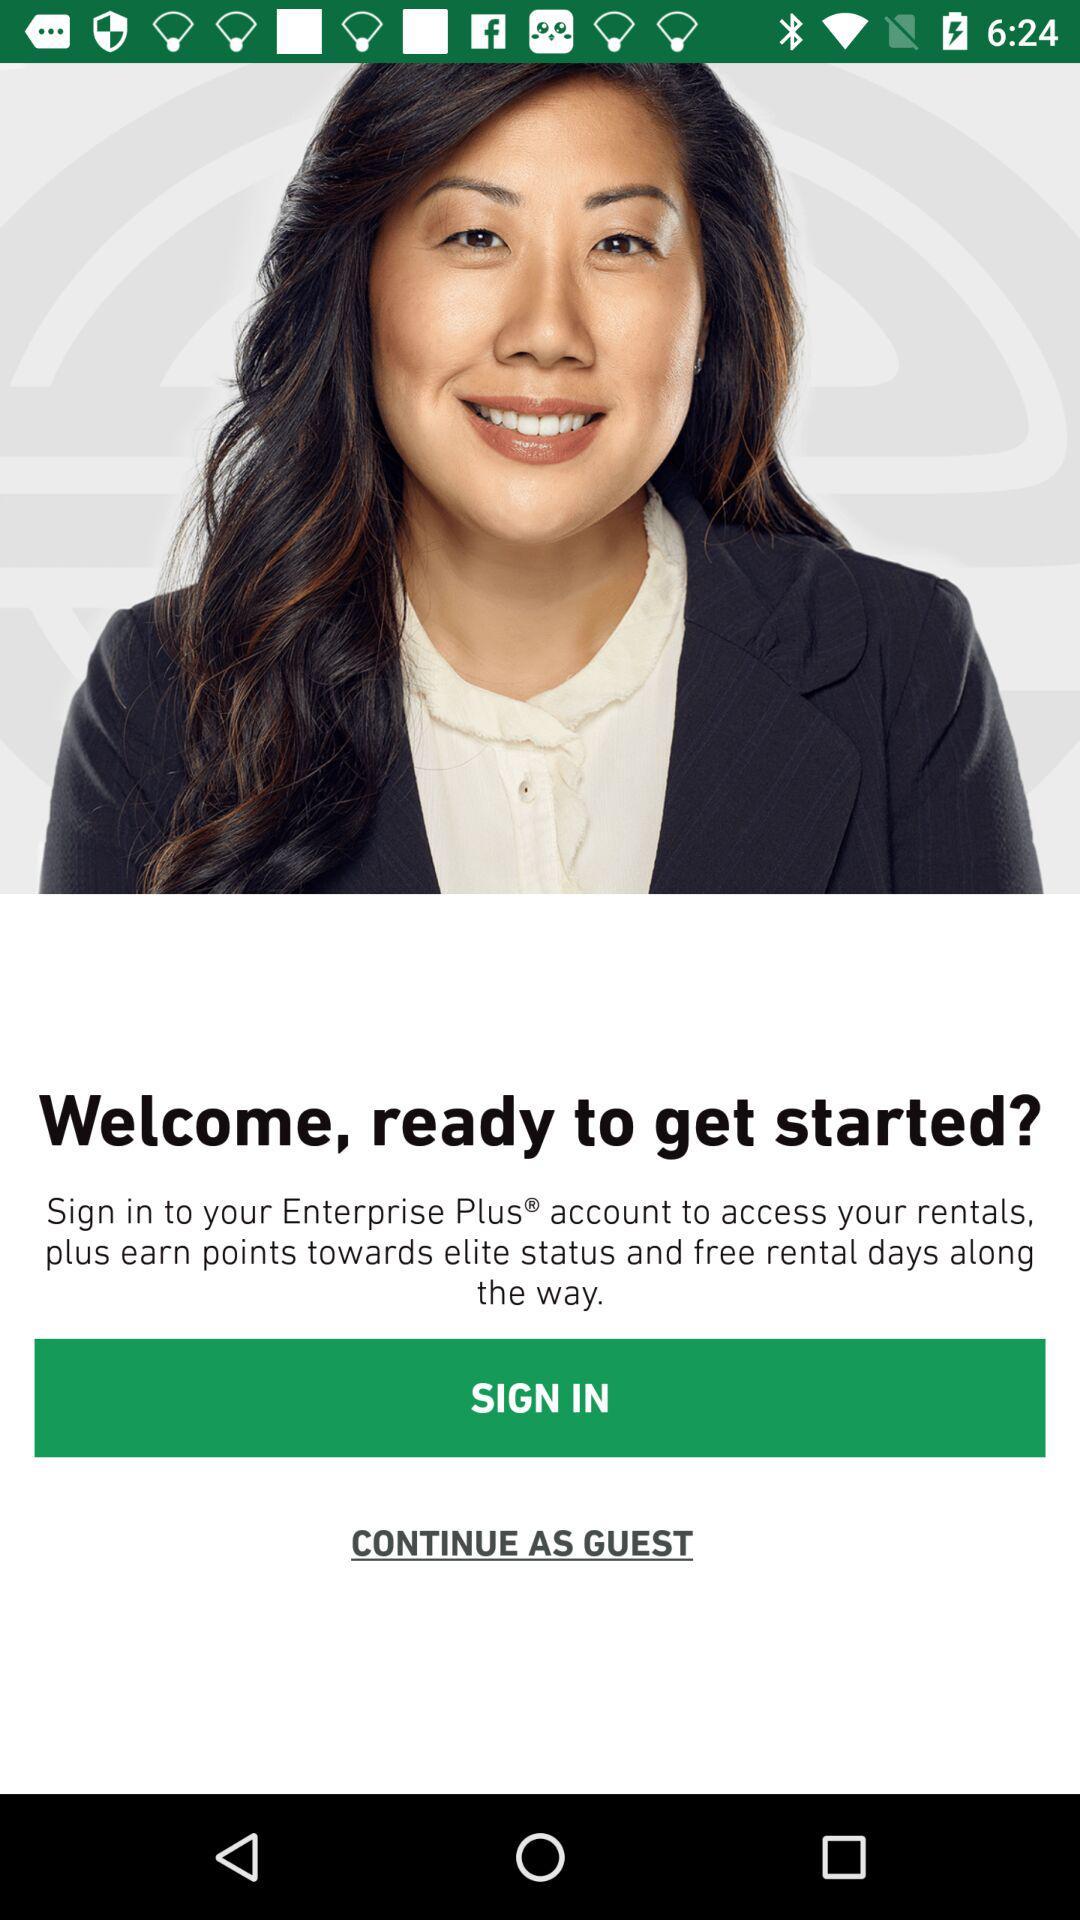 This screenshot has width=1080, height=1920. Describe the element at coordinates (520, 1541) in the screenshot. I see `the continue as guest` at that location.